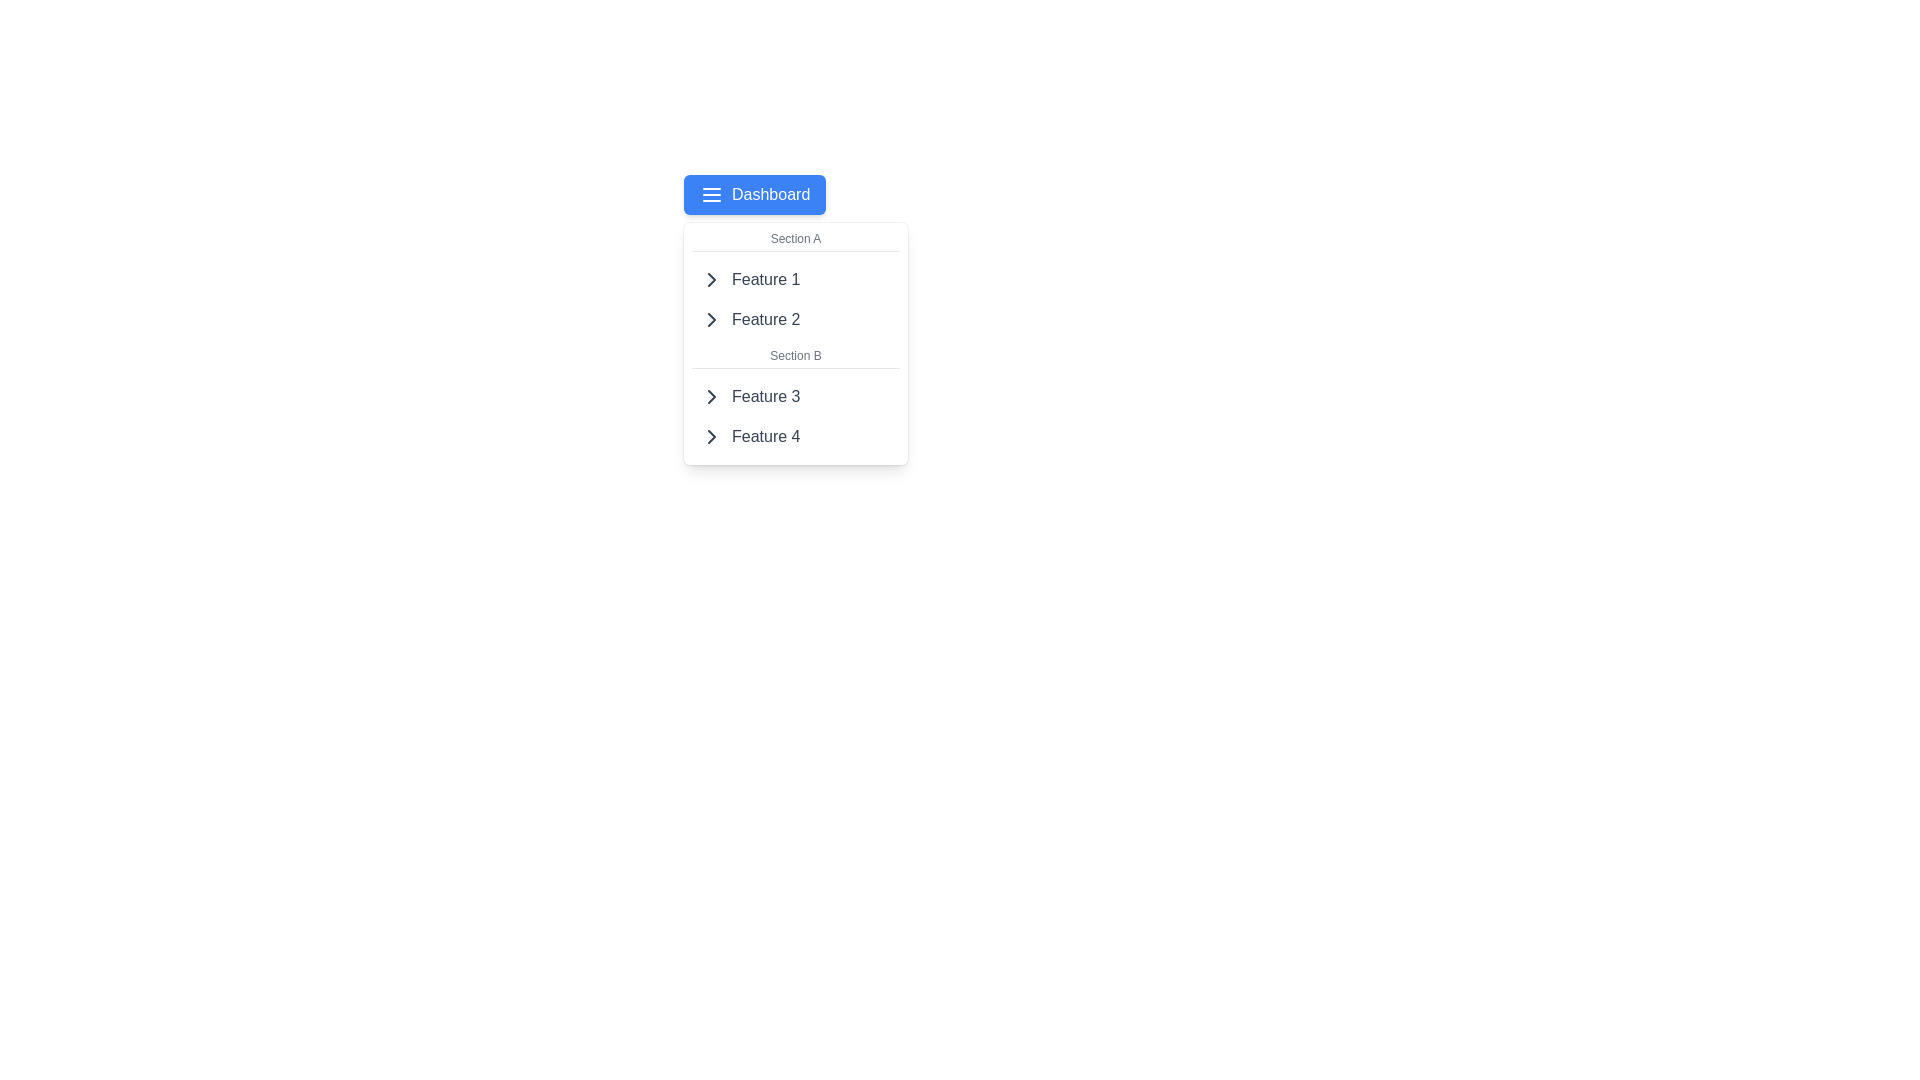  Describe the element at coordinates (711, 280) in the screenshot. I see `the first icon adjacent to 'Feature 1' in the dropdown menu under 'Section A'` at that location.